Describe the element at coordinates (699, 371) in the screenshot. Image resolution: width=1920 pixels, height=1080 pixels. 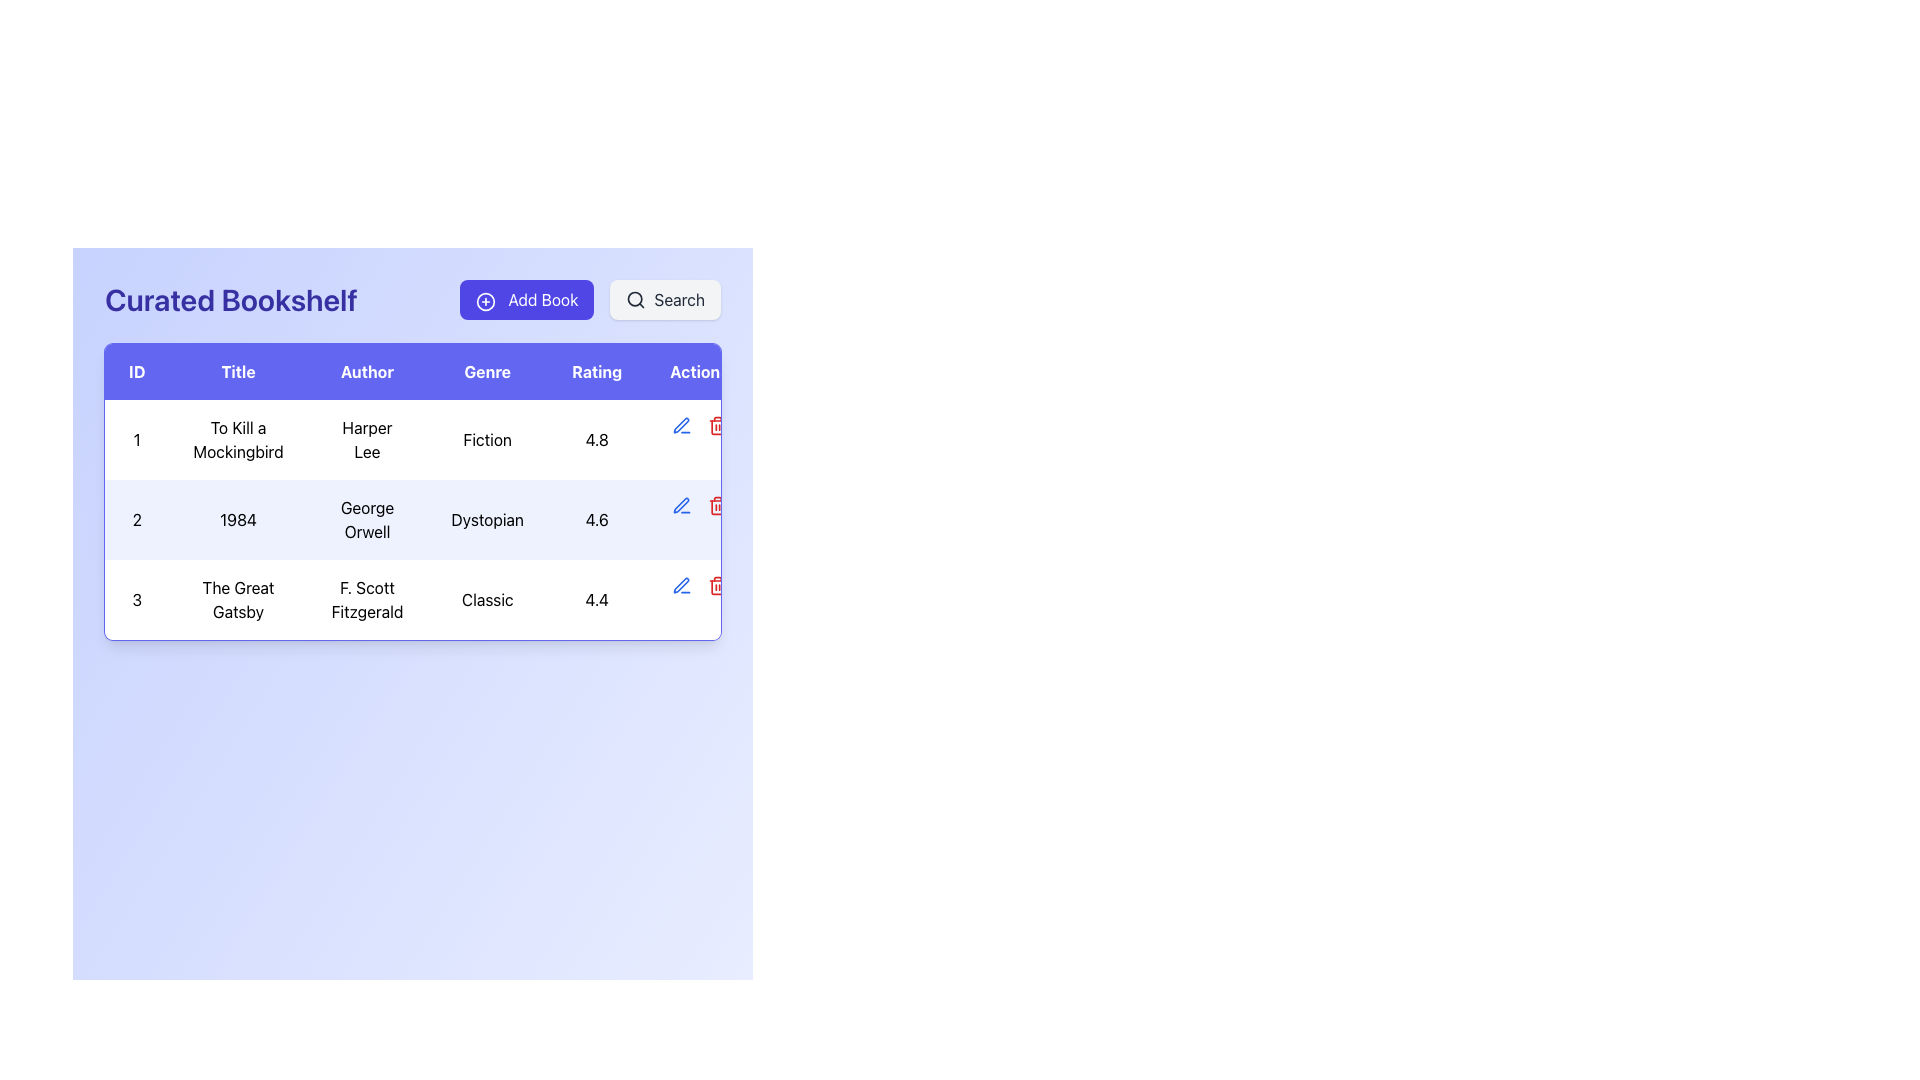
I see `the 'Actions' table header cell, which is the last cell in the header row indicating action-related functionalities` at that location.